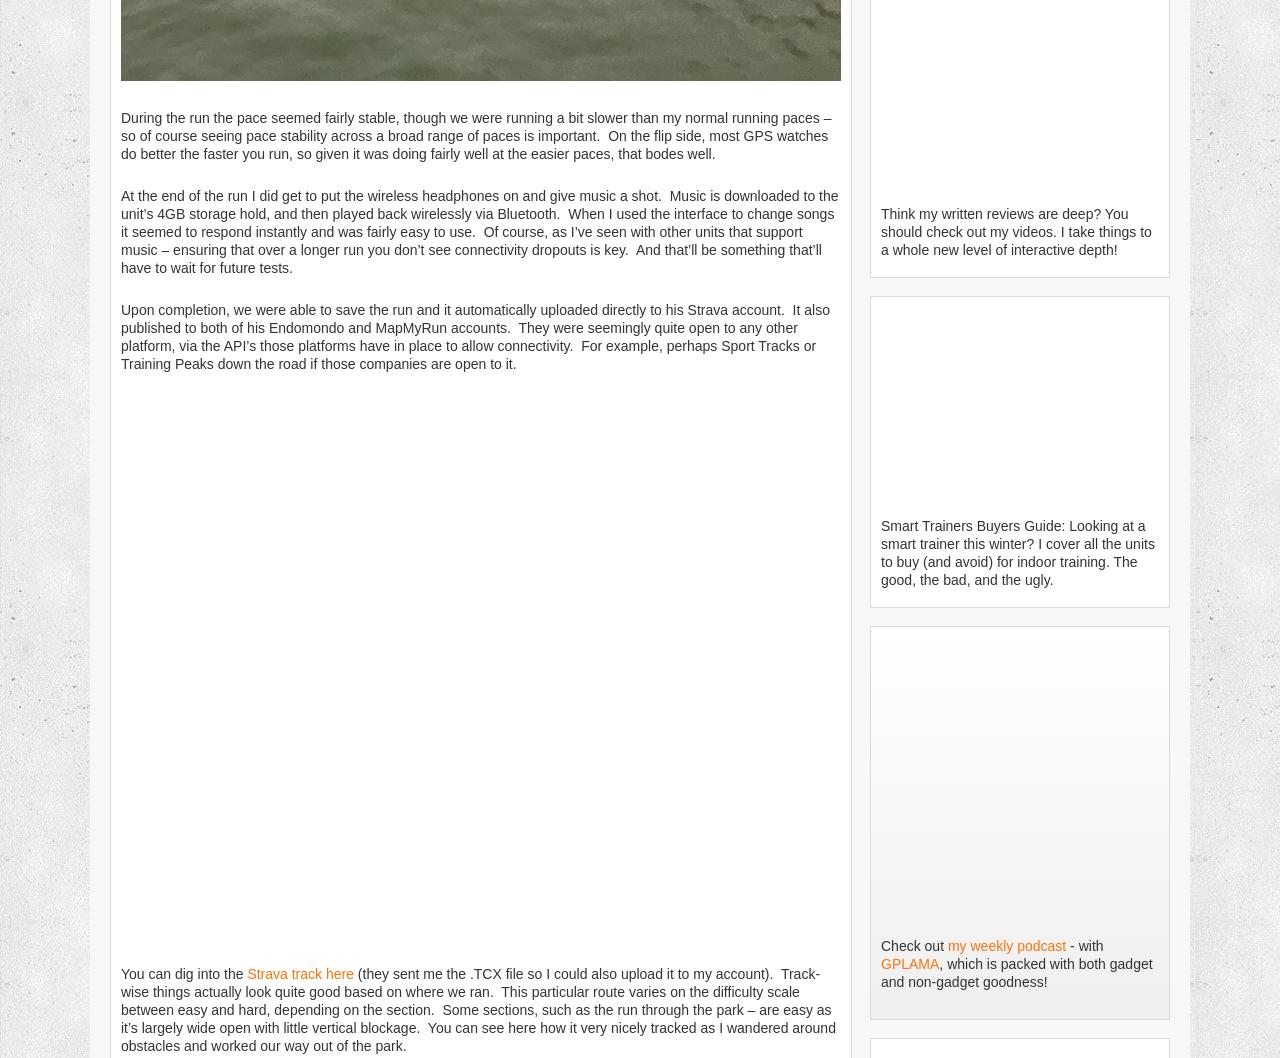 Image resolution: width=1280 pixels, height=1058 pixels. I want to click on 'Check out', so click(913, 945).